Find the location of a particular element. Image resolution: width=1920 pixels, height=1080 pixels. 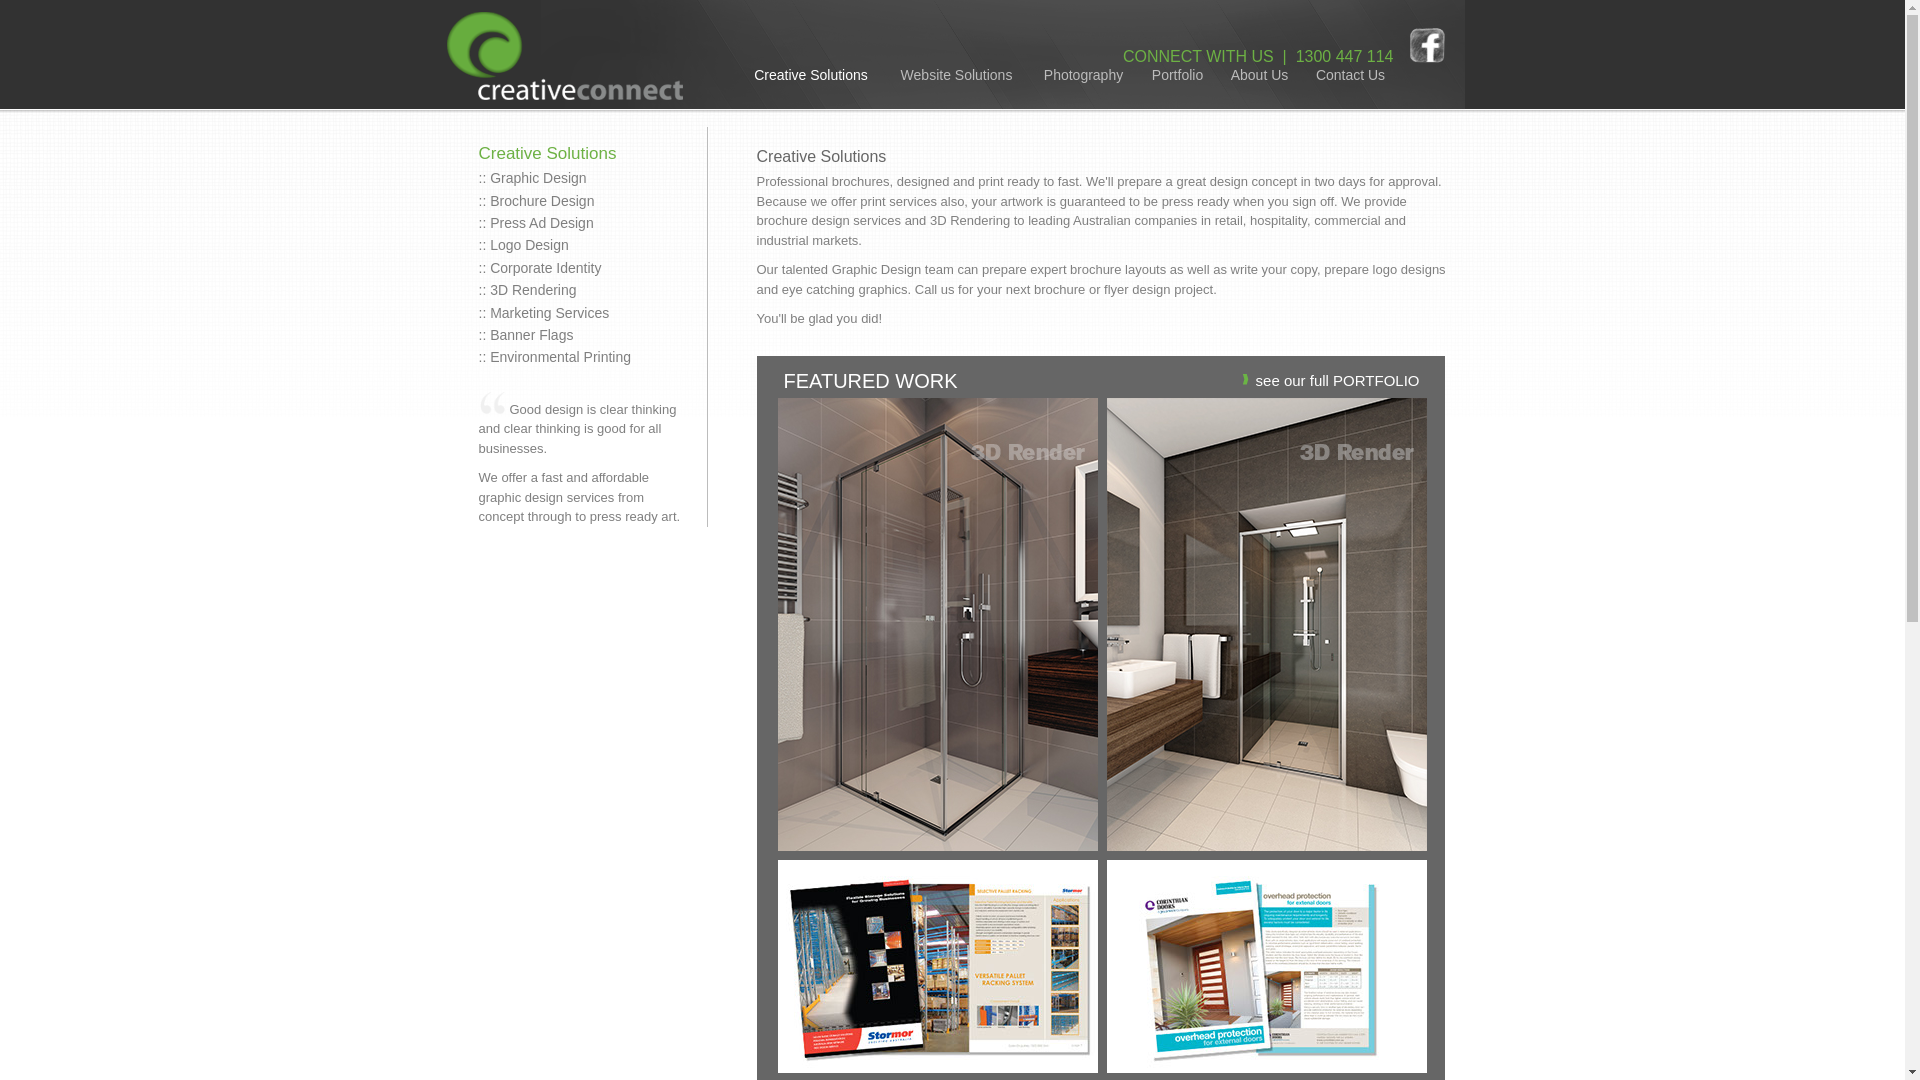

'see our full PORTFOLIO' is located at coordinates (1255, 379).